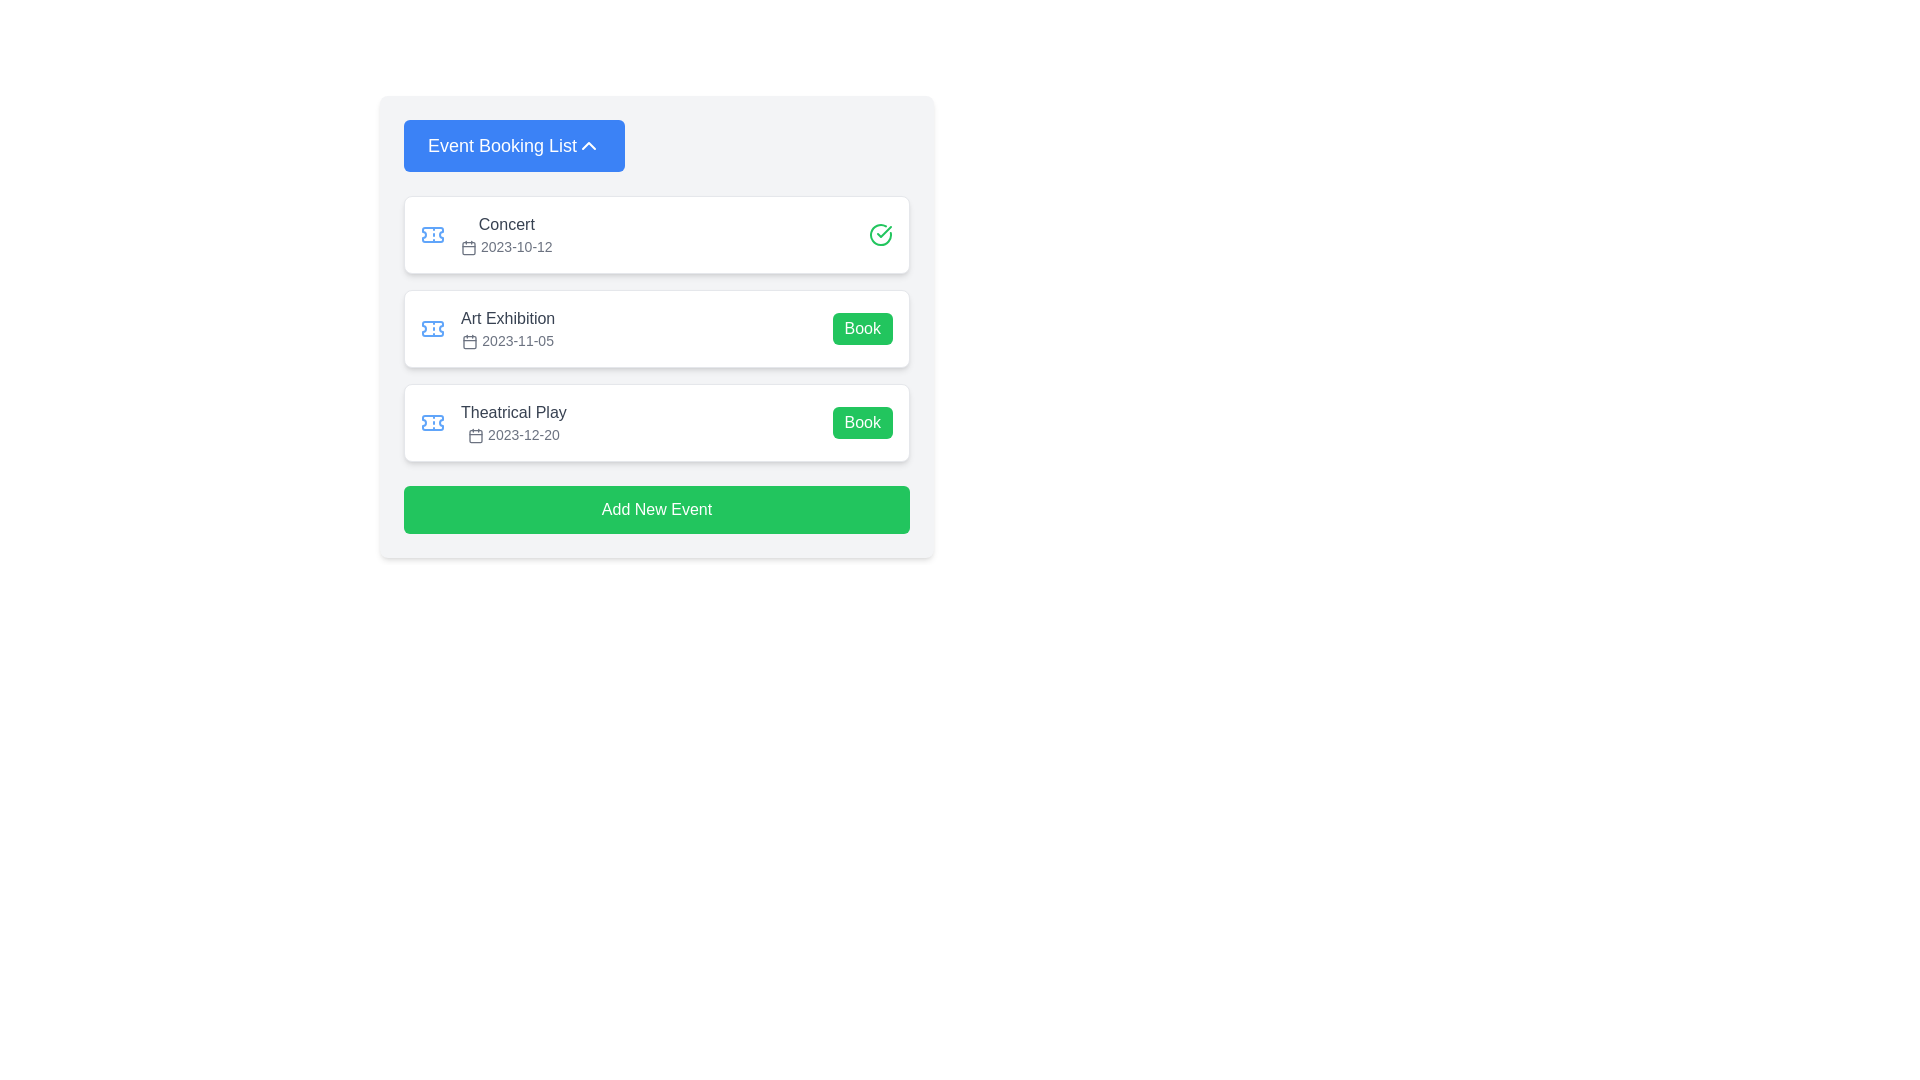  I want to click on the button located in the bottom-right corner of the card displaying the event 'Theatrical Play' to book the event, so click(862, 422).